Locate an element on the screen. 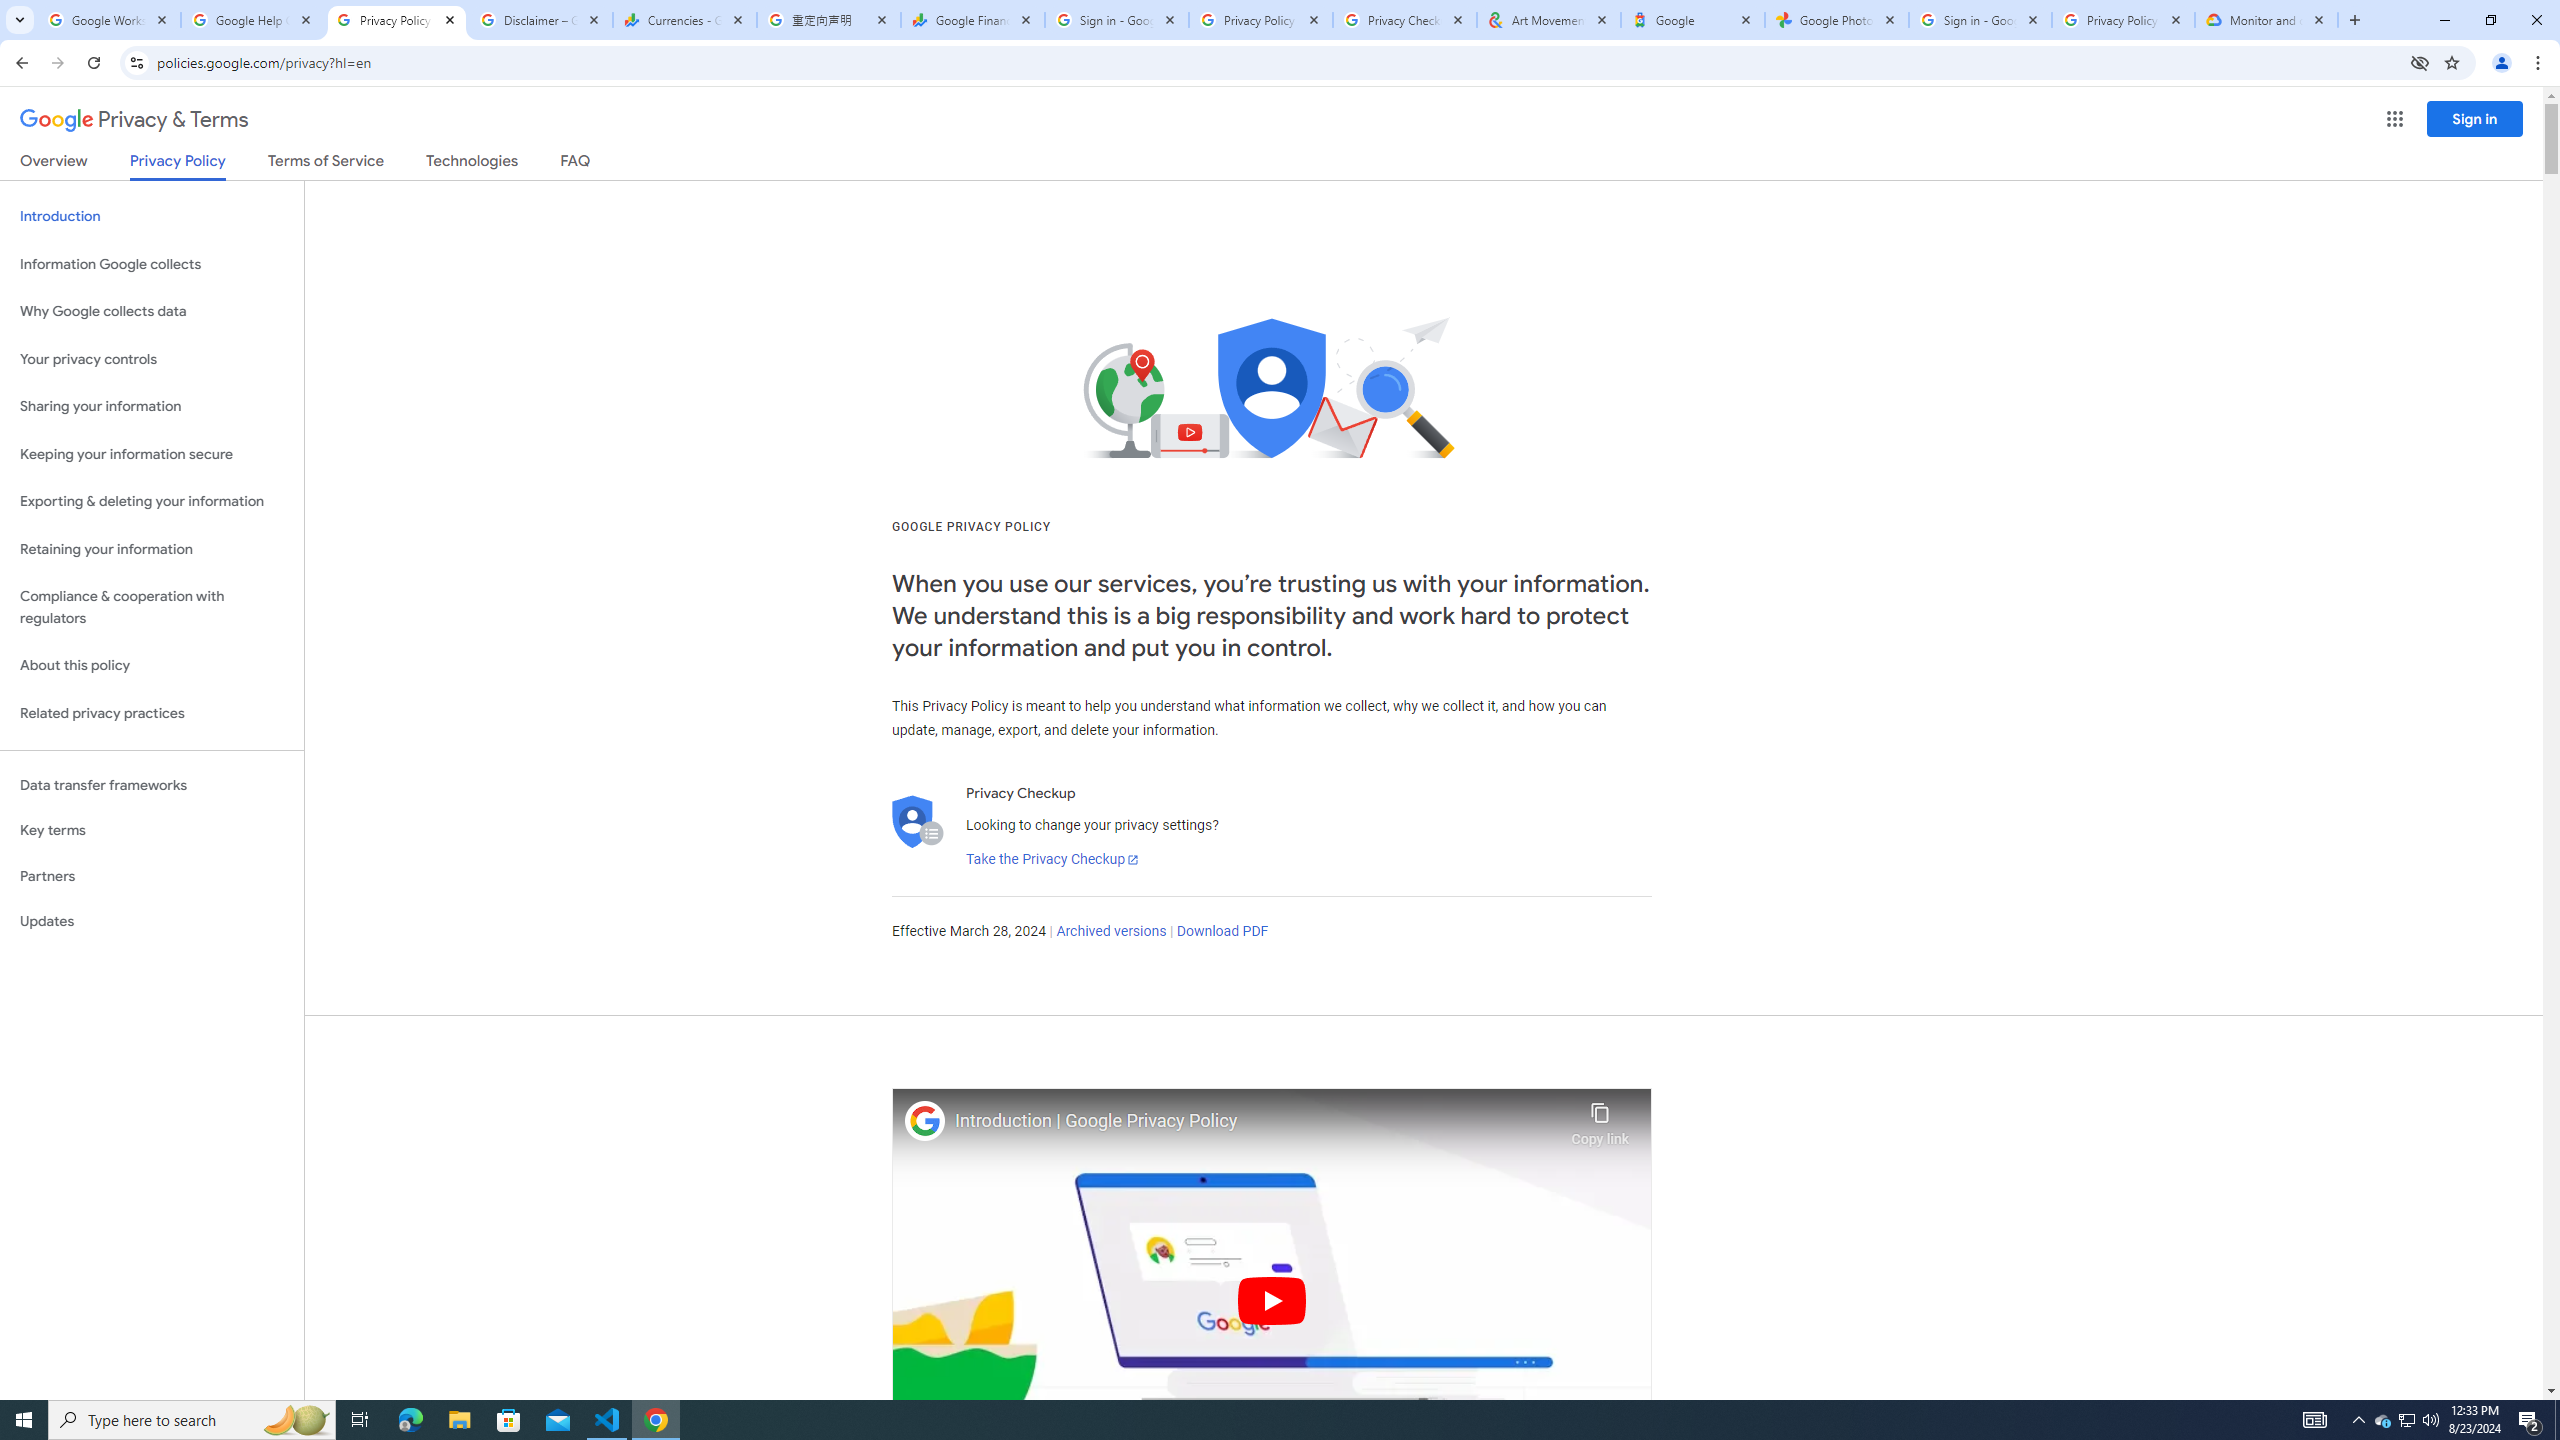  'Sign in - Google Accounts' is located at coordinates (1980, 19).